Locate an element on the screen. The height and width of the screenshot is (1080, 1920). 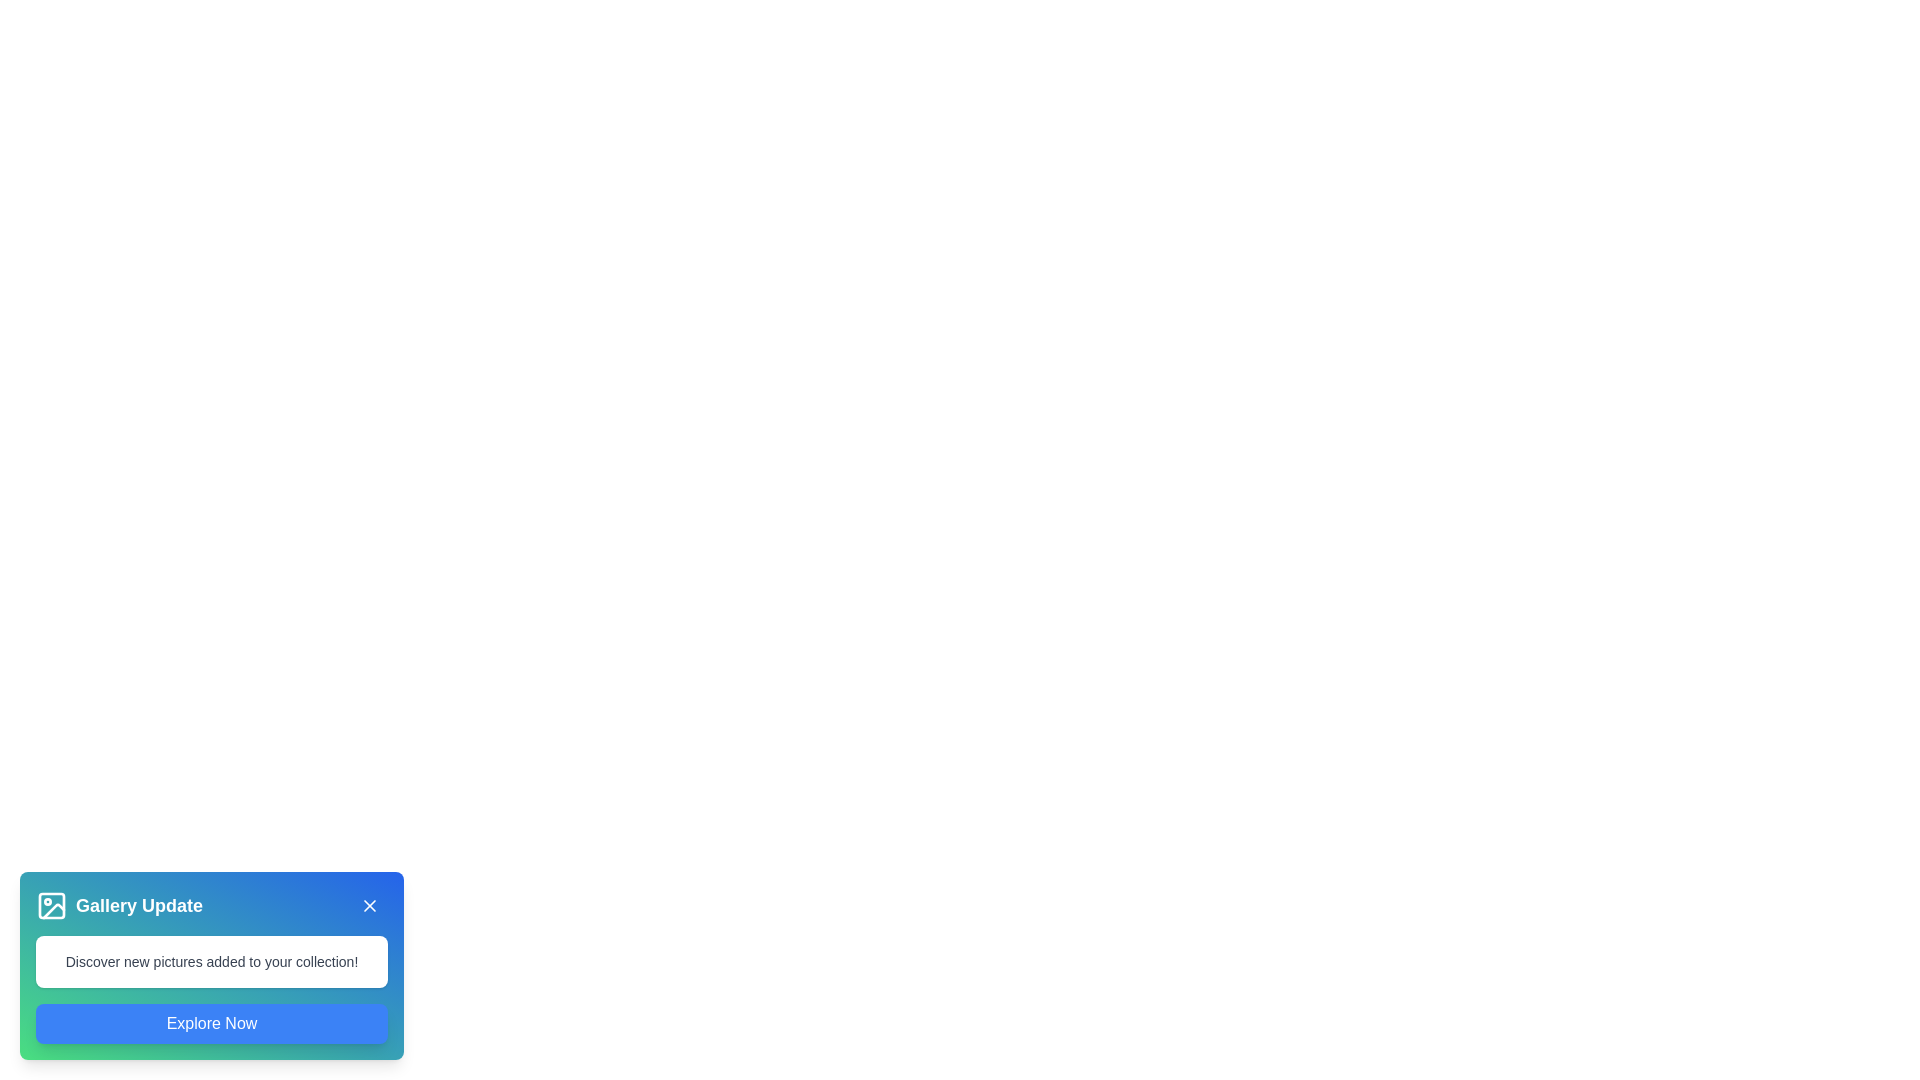
the snackbar component for keyboard navigation is located at coordinates (211, 964).